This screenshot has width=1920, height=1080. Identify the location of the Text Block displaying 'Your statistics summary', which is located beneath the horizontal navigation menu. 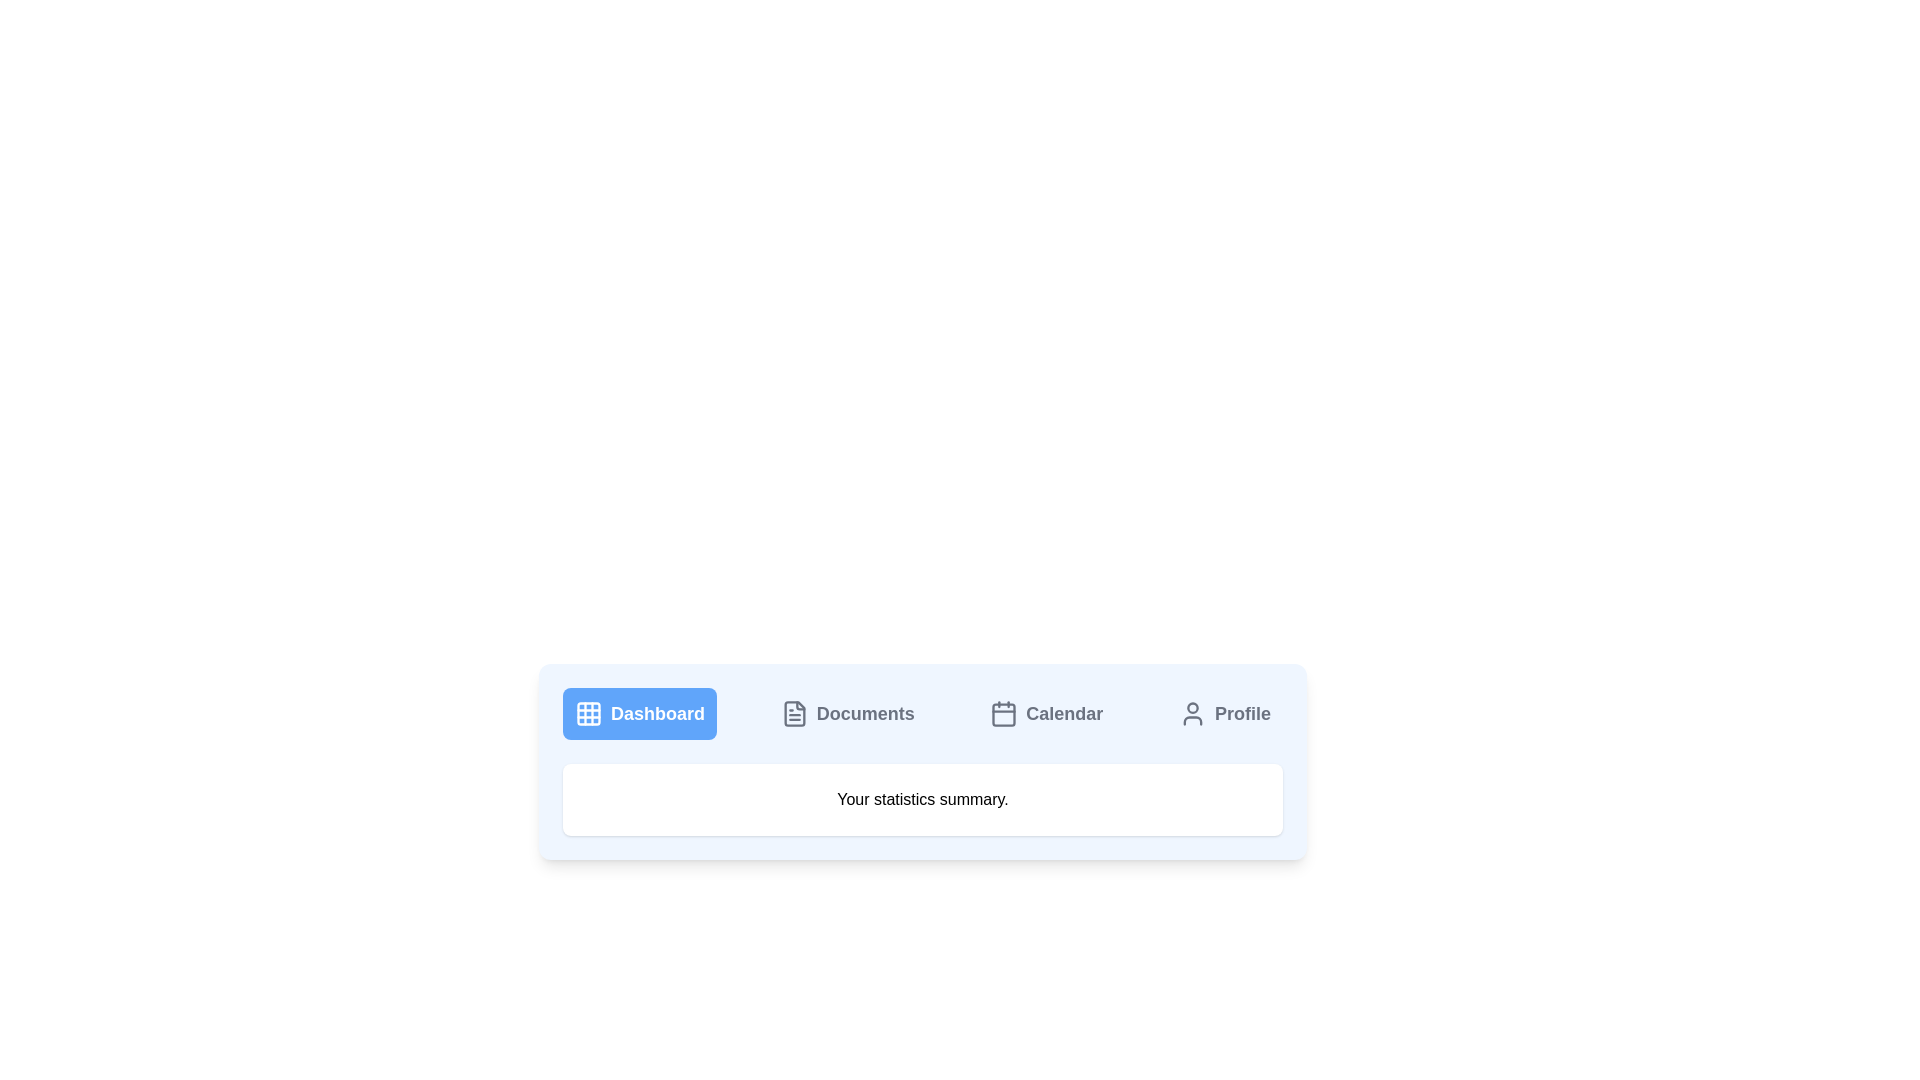
(921, 798).